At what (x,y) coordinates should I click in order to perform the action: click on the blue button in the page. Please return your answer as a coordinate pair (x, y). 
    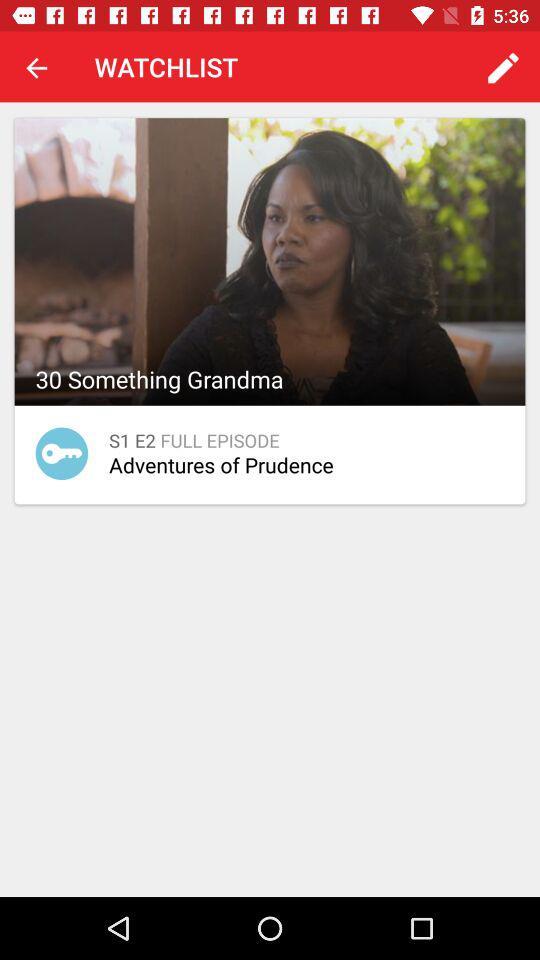
    Looking at the image, I should click on (61, 453).